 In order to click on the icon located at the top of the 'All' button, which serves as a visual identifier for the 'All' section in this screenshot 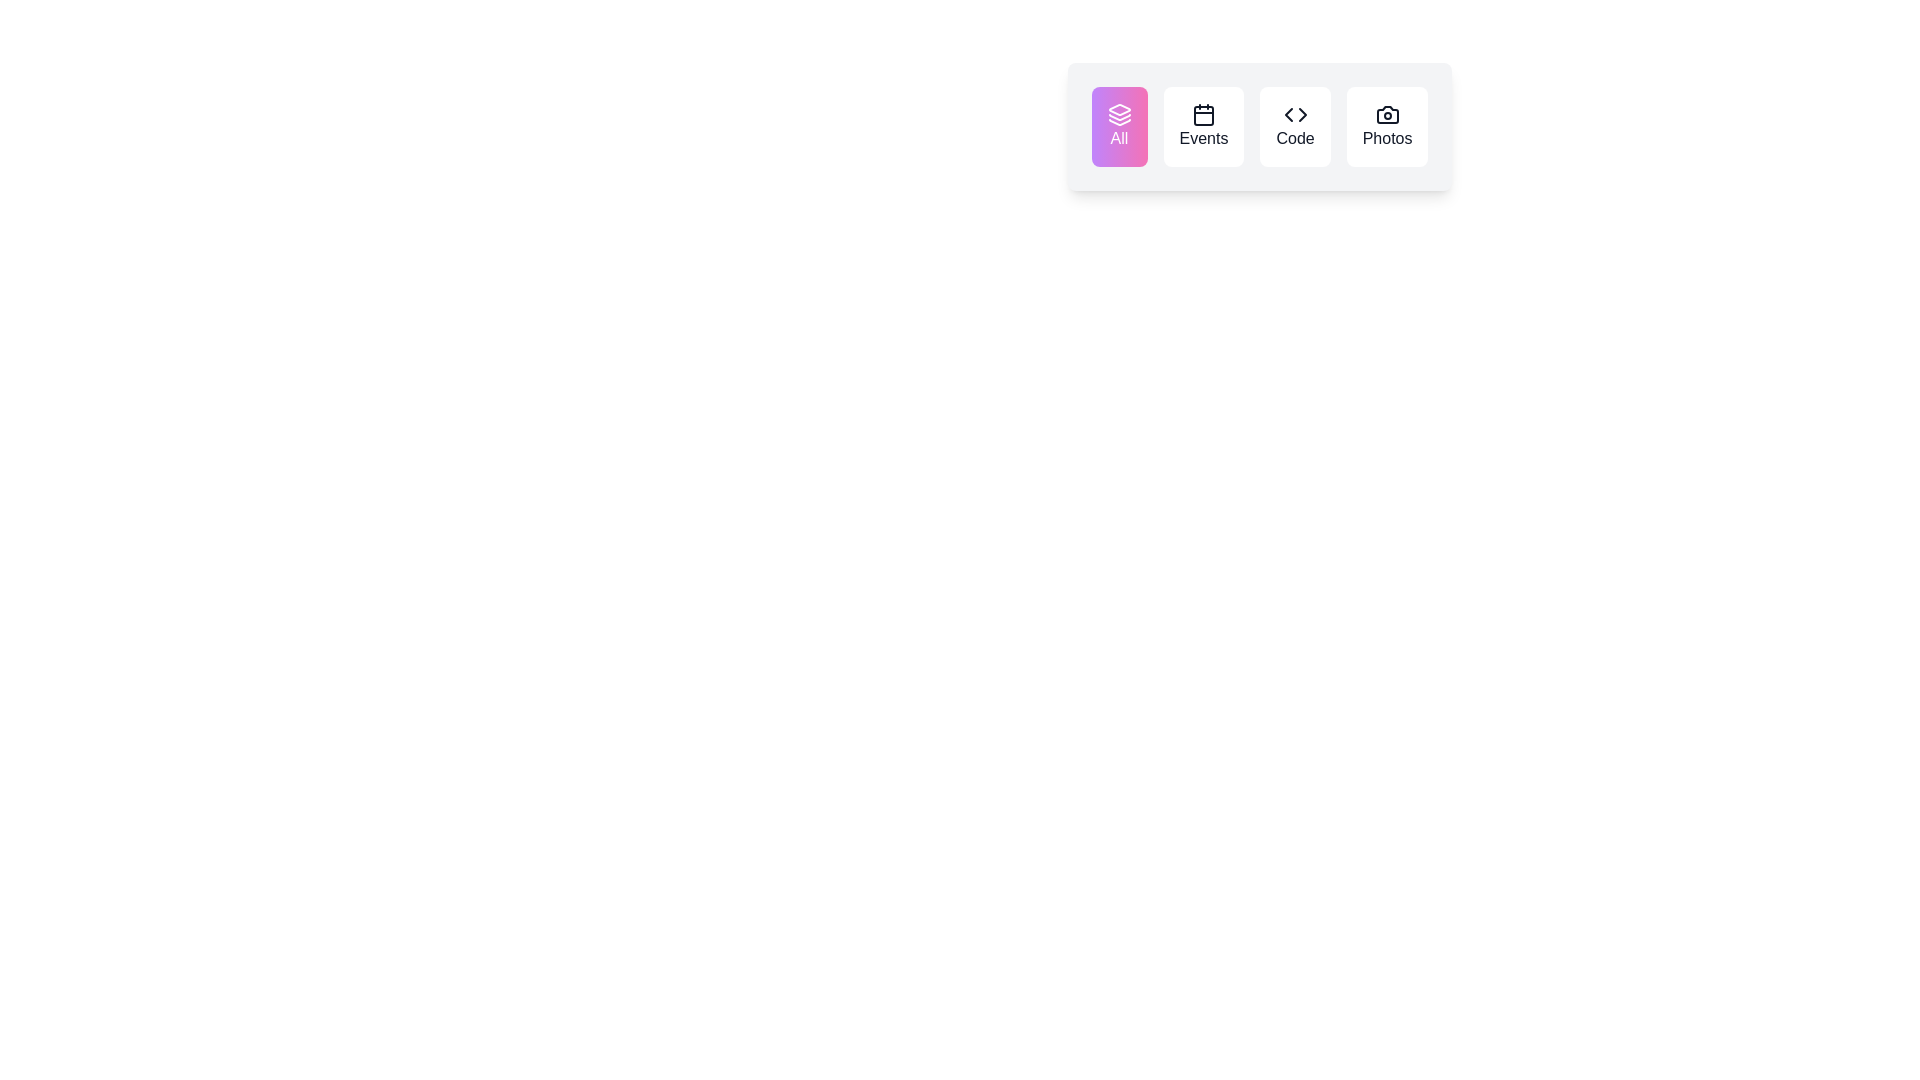, I will do `click(1118, 115)`.